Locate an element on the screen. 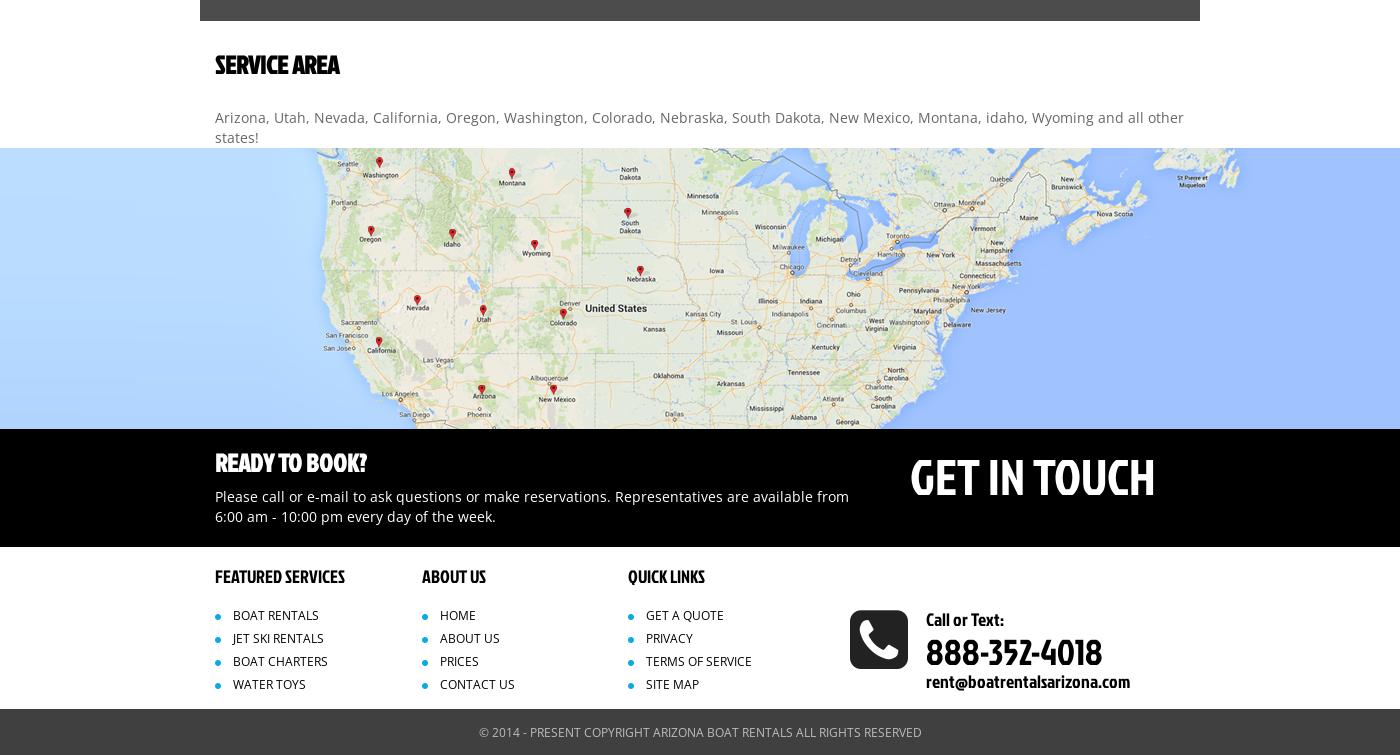 The image size is (1400, 755). 'SERVICE AREA' is located at coordinates (277, 63).